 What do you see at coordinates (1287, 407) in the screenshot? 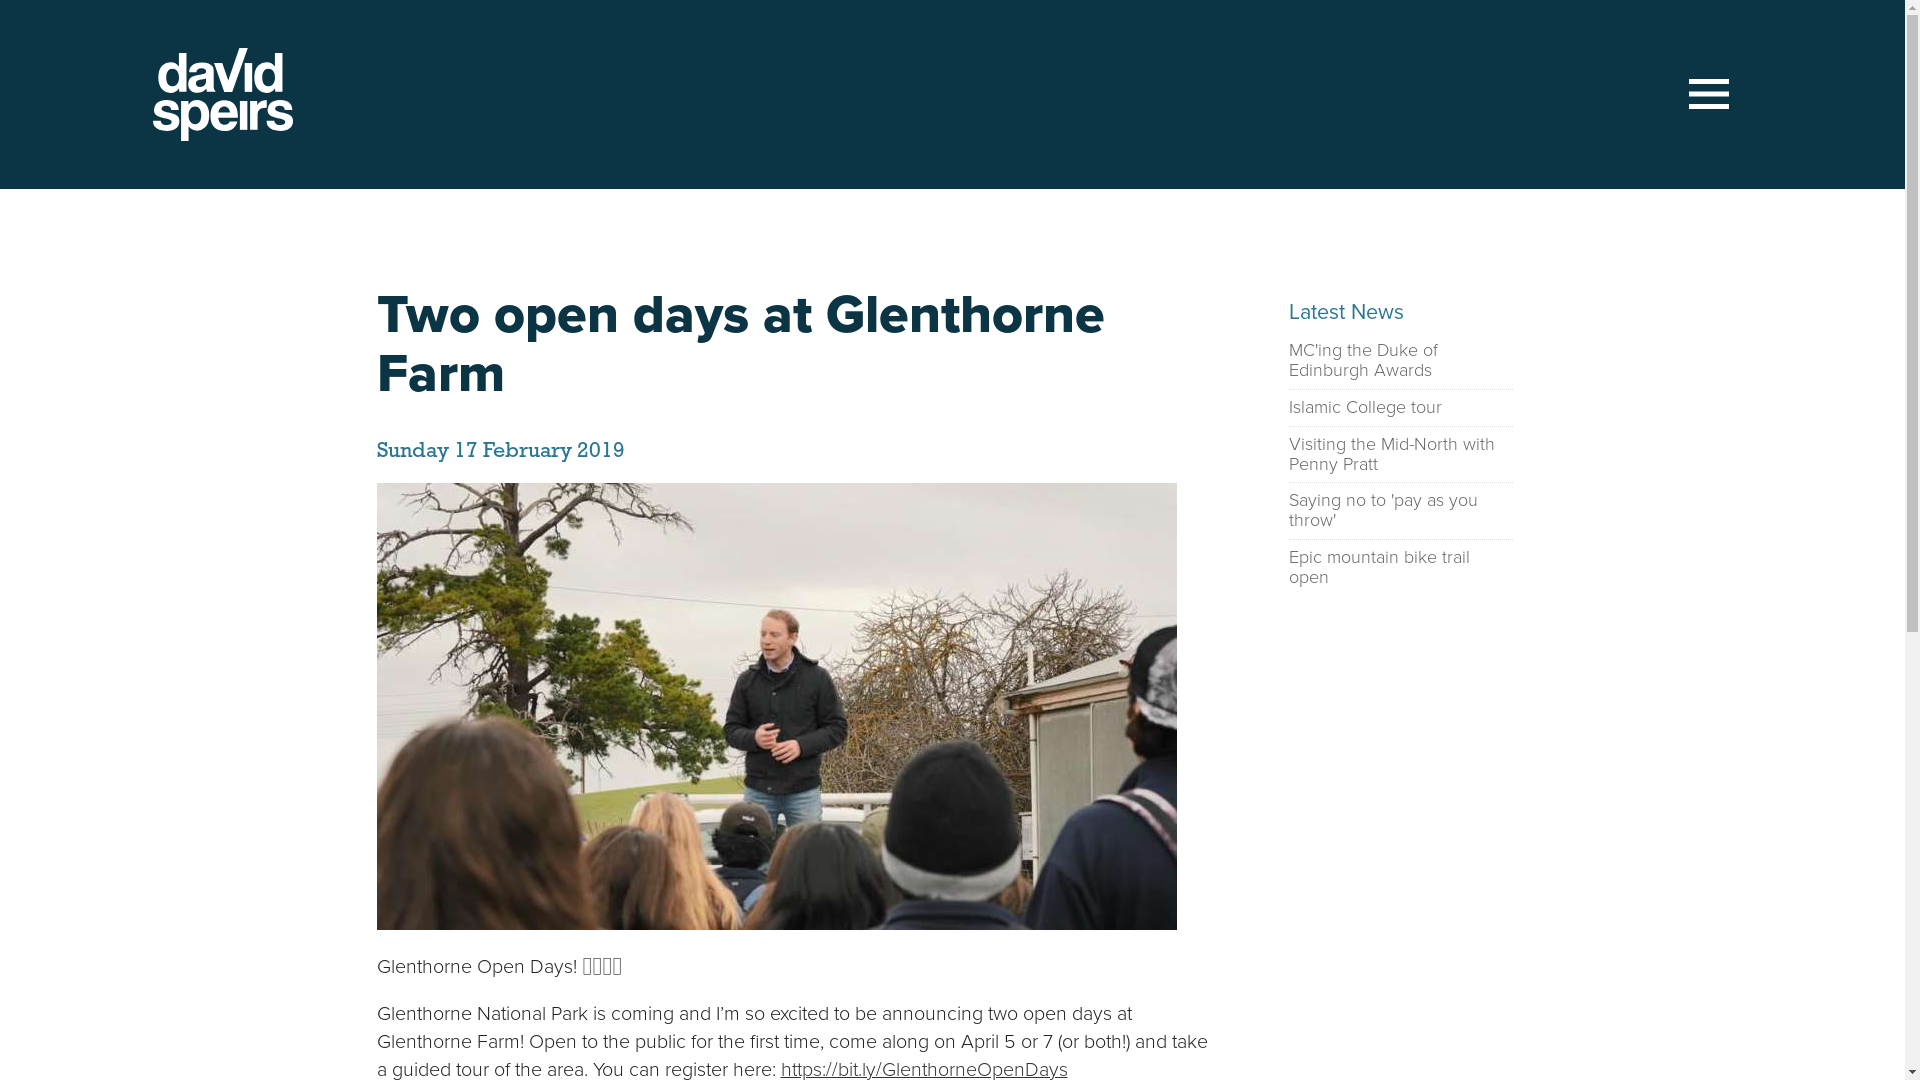
I see `'Islamic College tour'` at bounding box center [1287, 407].